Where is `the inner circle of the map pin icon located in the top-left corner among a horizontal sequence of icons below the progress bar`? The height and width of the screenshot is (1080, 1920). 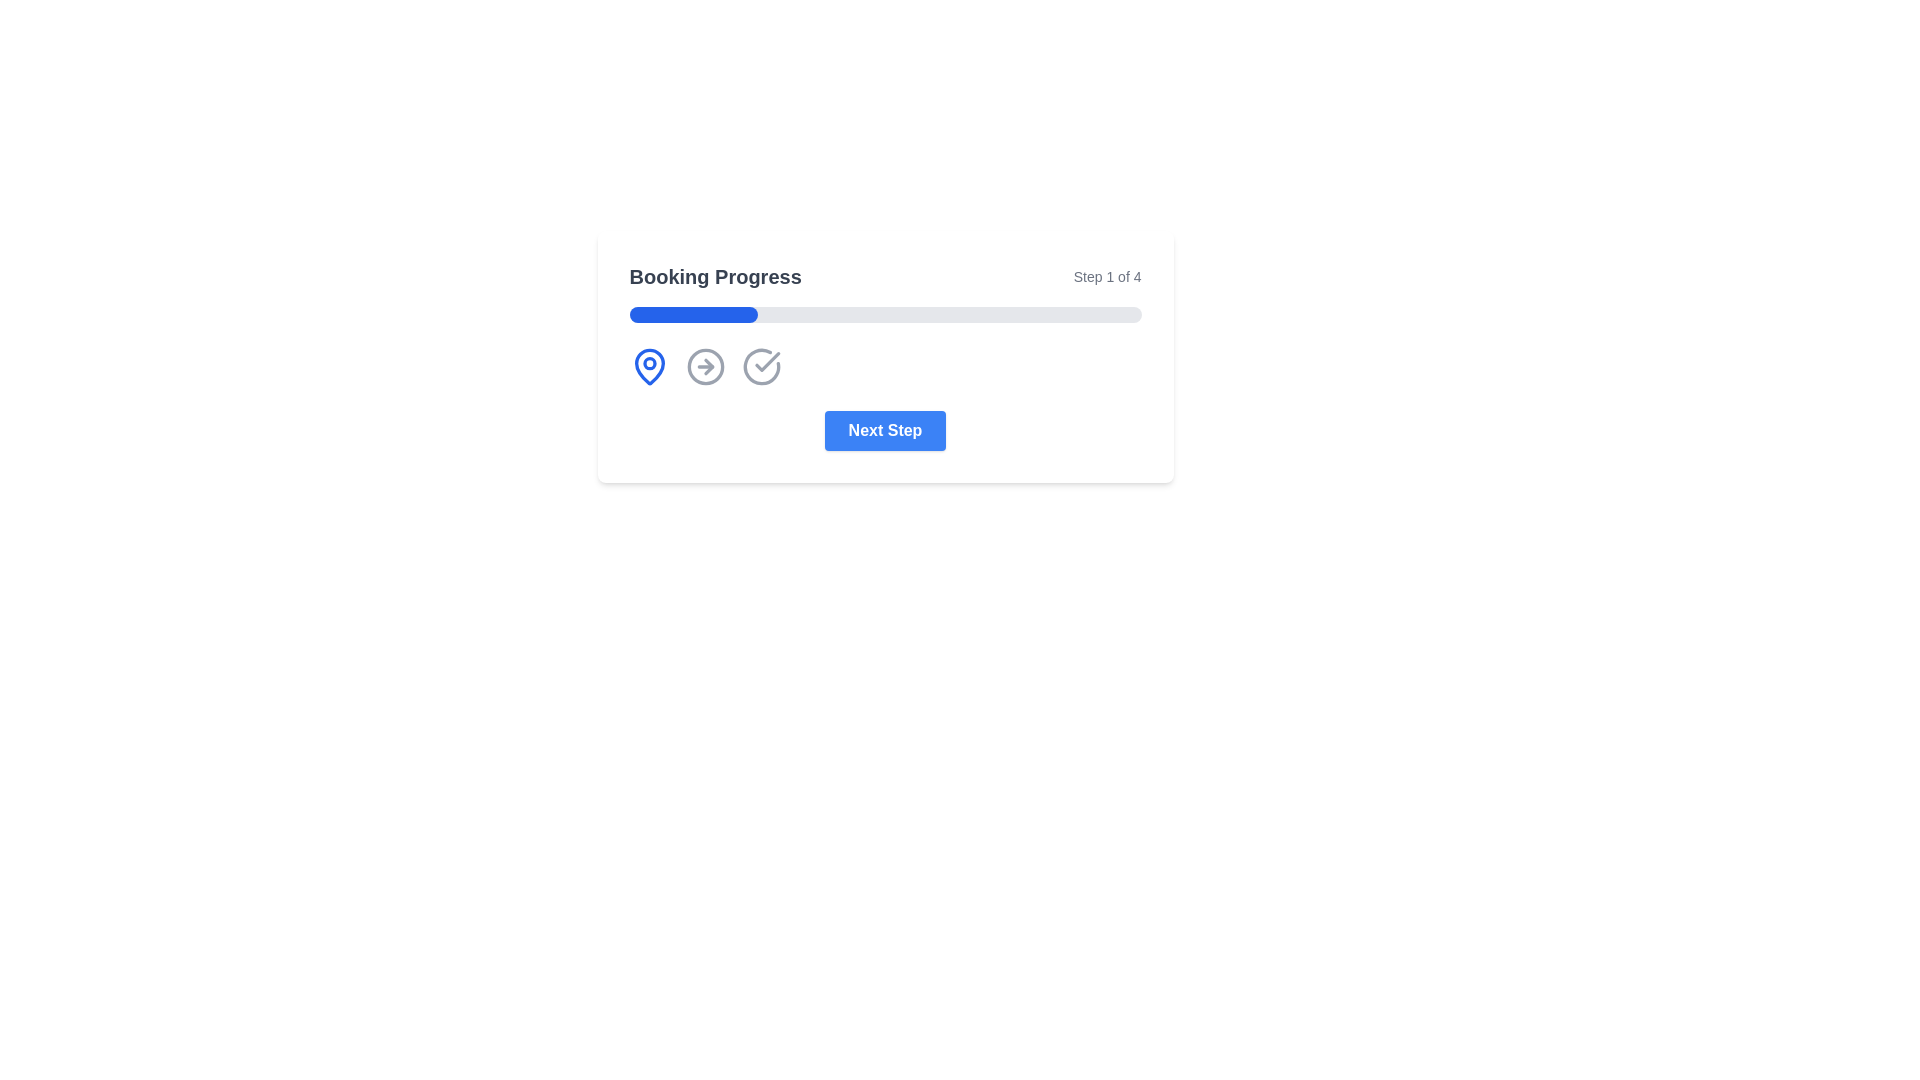
the inner circle of the map pin icon located in the top-left corner among a horizontal sequence of icons below the progress bar is located at coordinates (649, 363).